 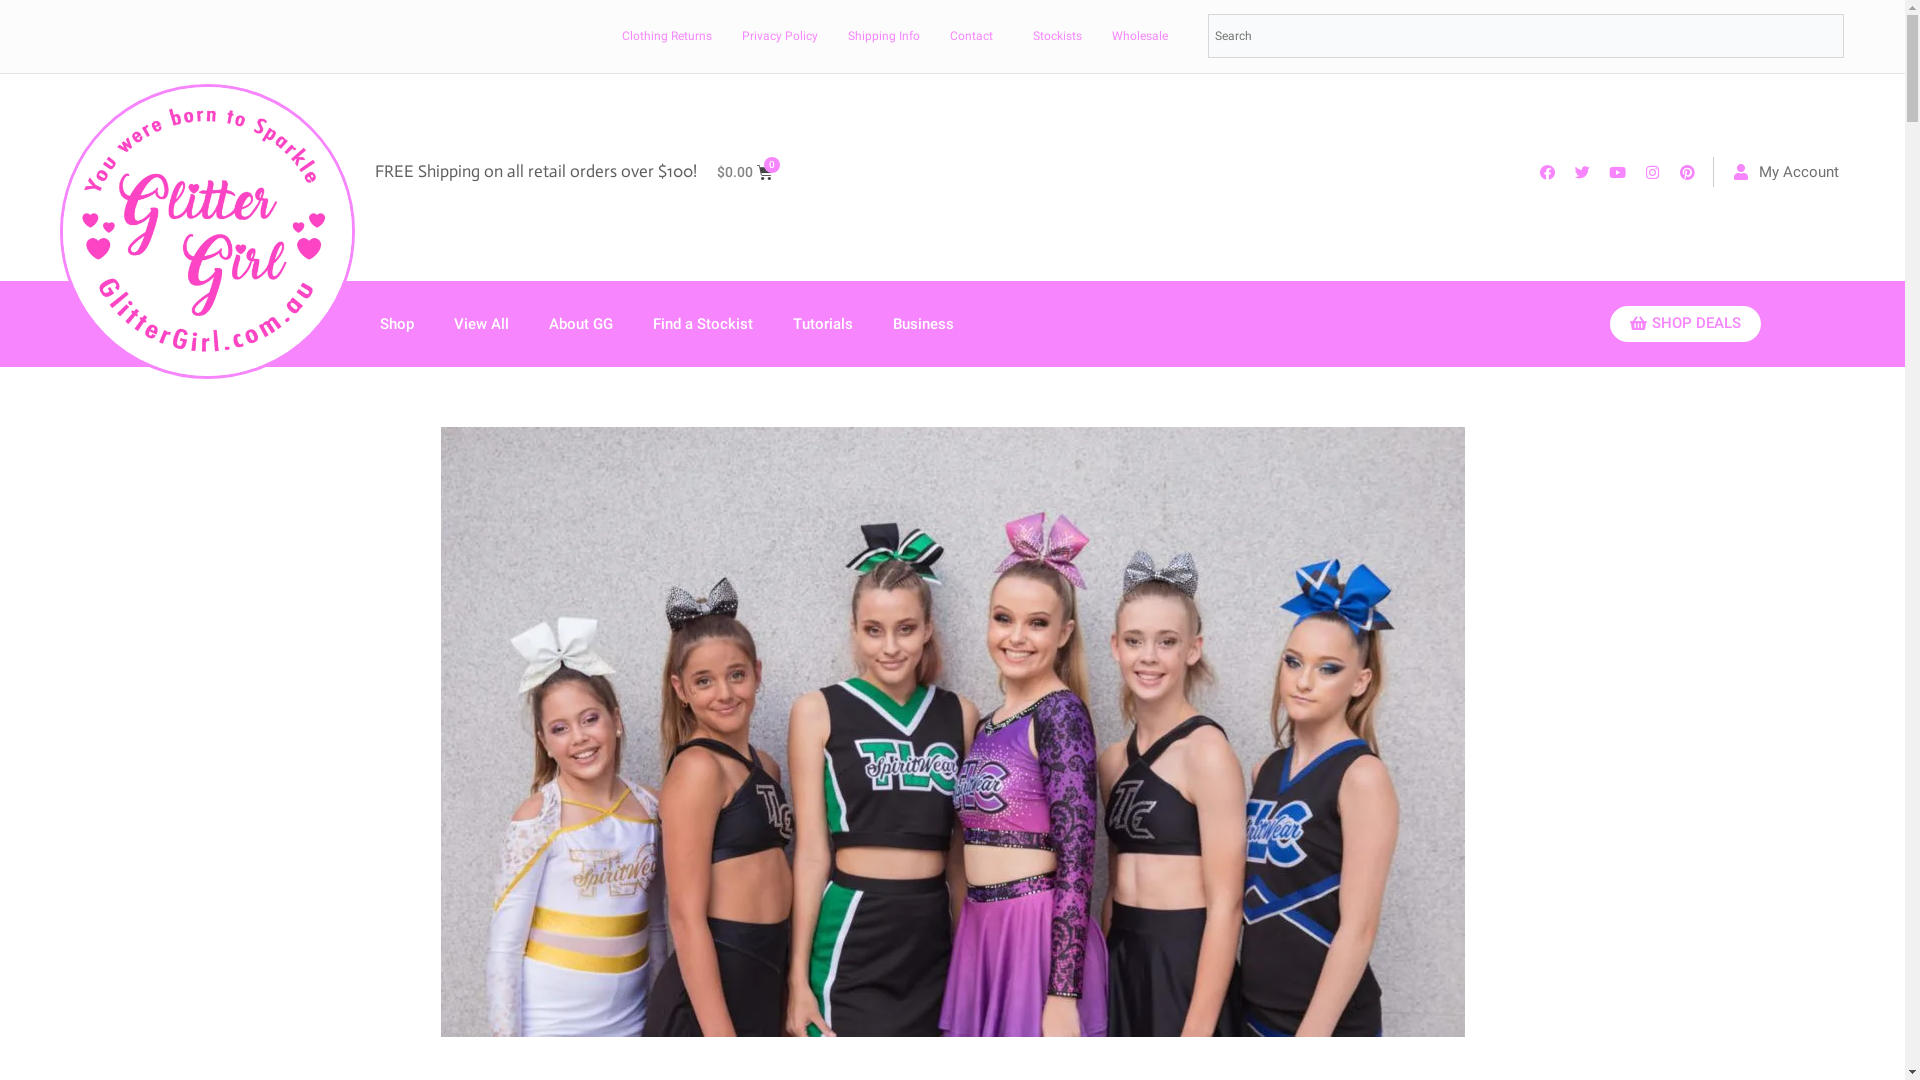 What do you see at coordinates (1140, 35) in the screenshot?
I see `'Wholesale'` at bounding box center [1140, 35].